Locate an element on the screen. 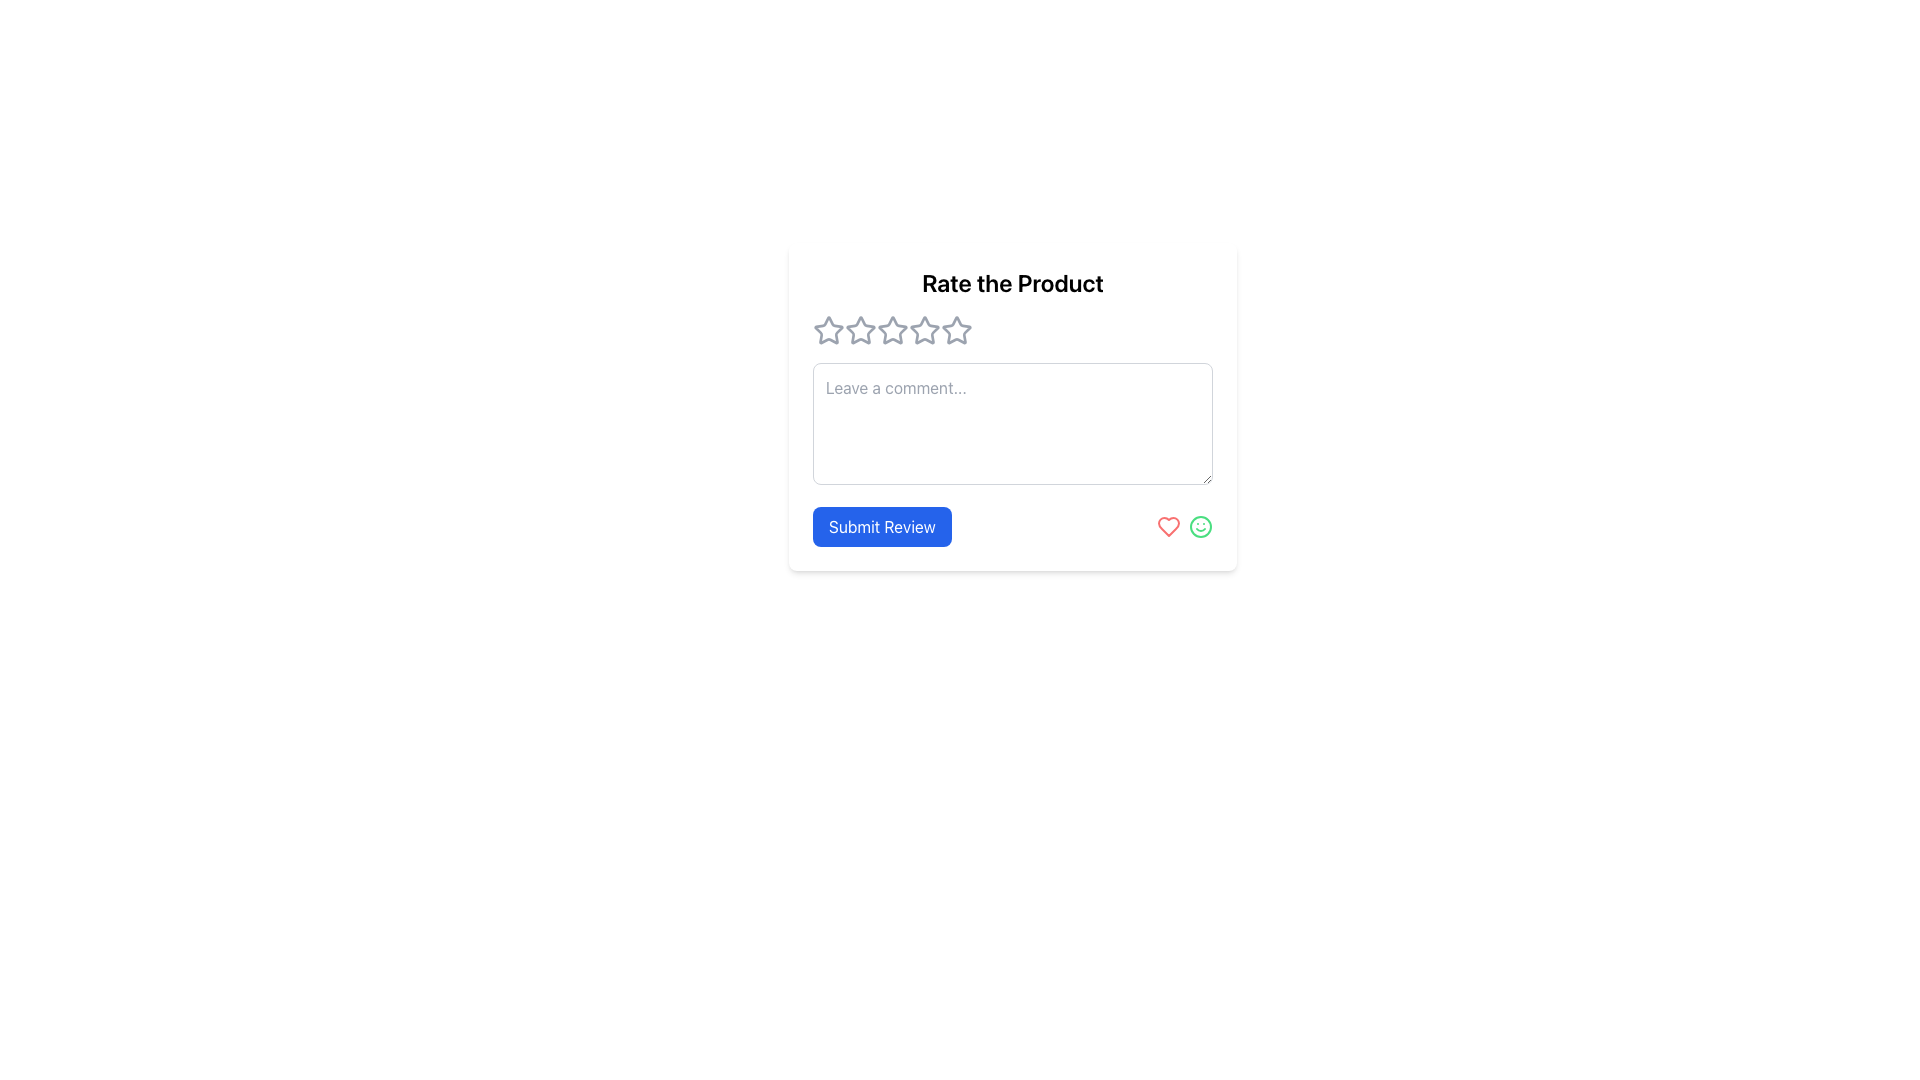 Image resolution: width=1920 pixels, height=1080 pixels. the smiley icon in the bottom-right section of the 'Submit Review' area is located at coordinates (1185, 526).